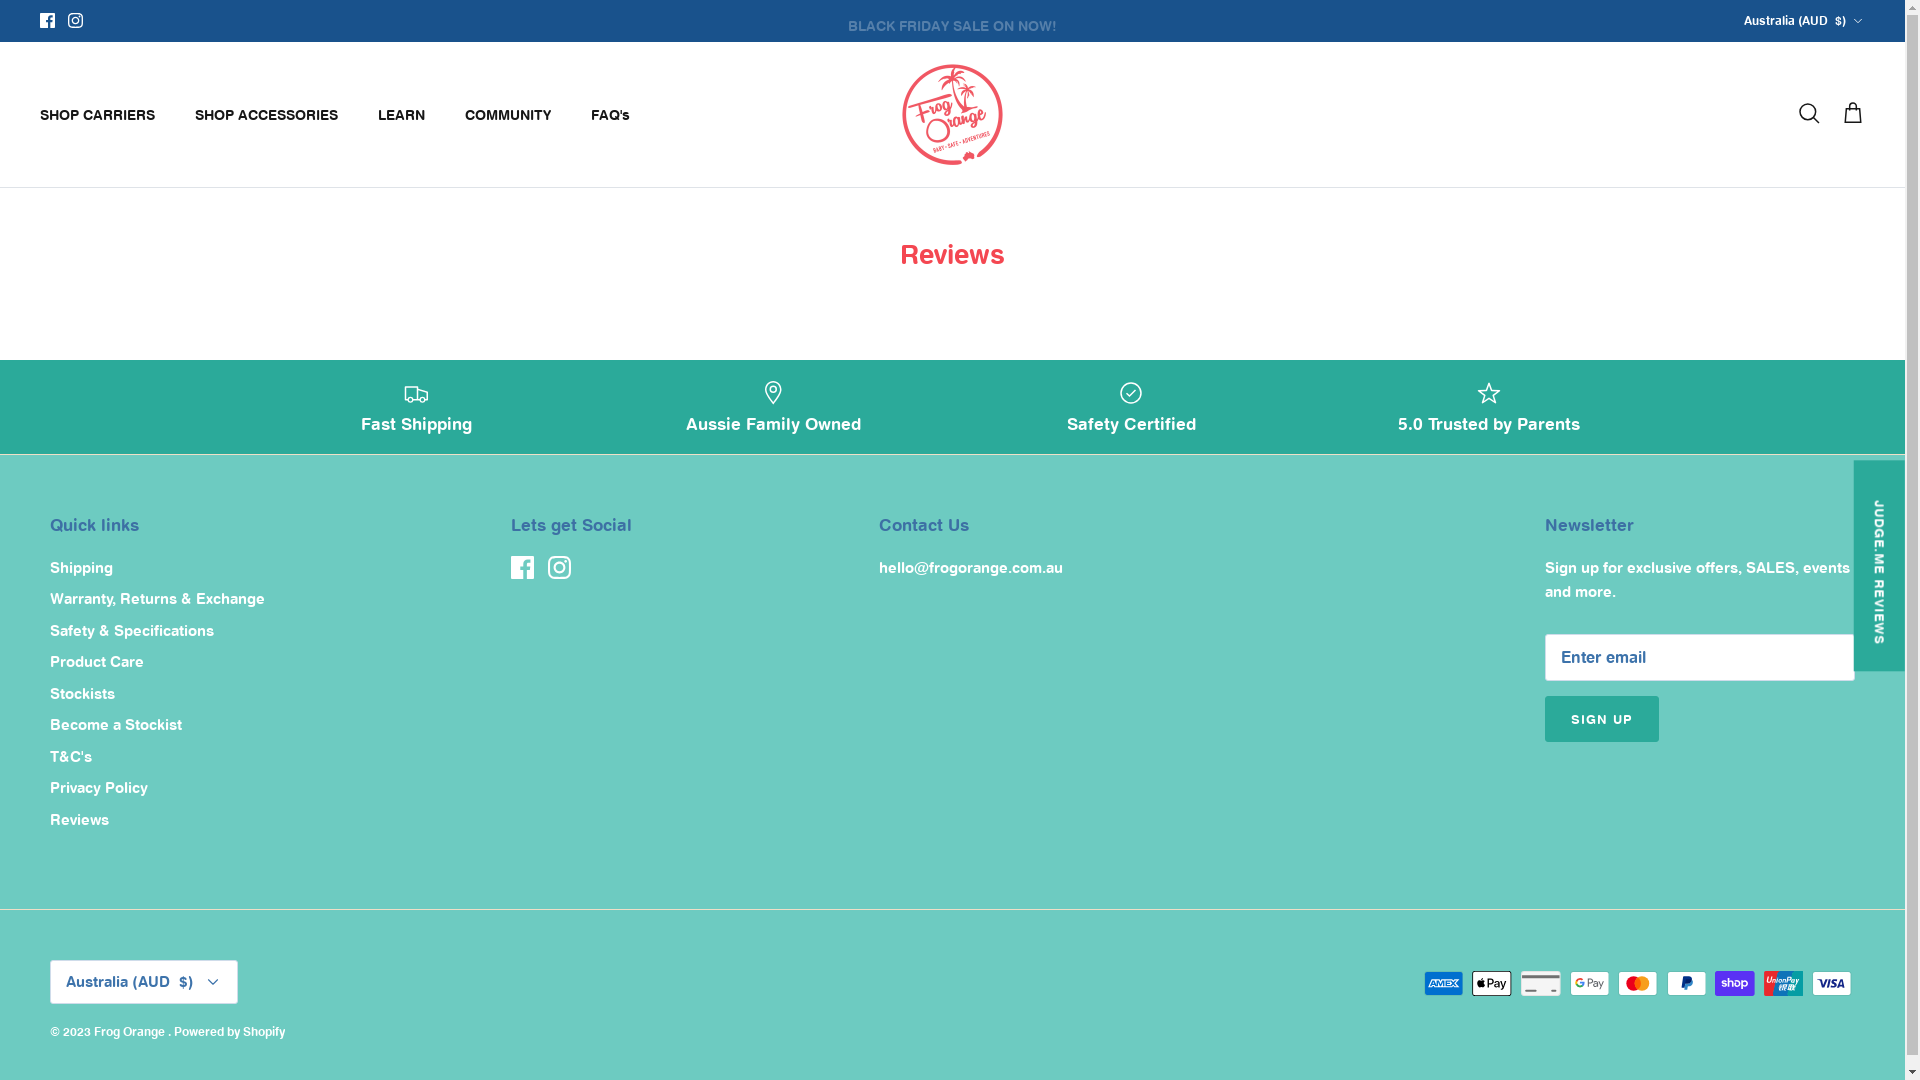  I want to click on 'Product Care', so click(95, 661).